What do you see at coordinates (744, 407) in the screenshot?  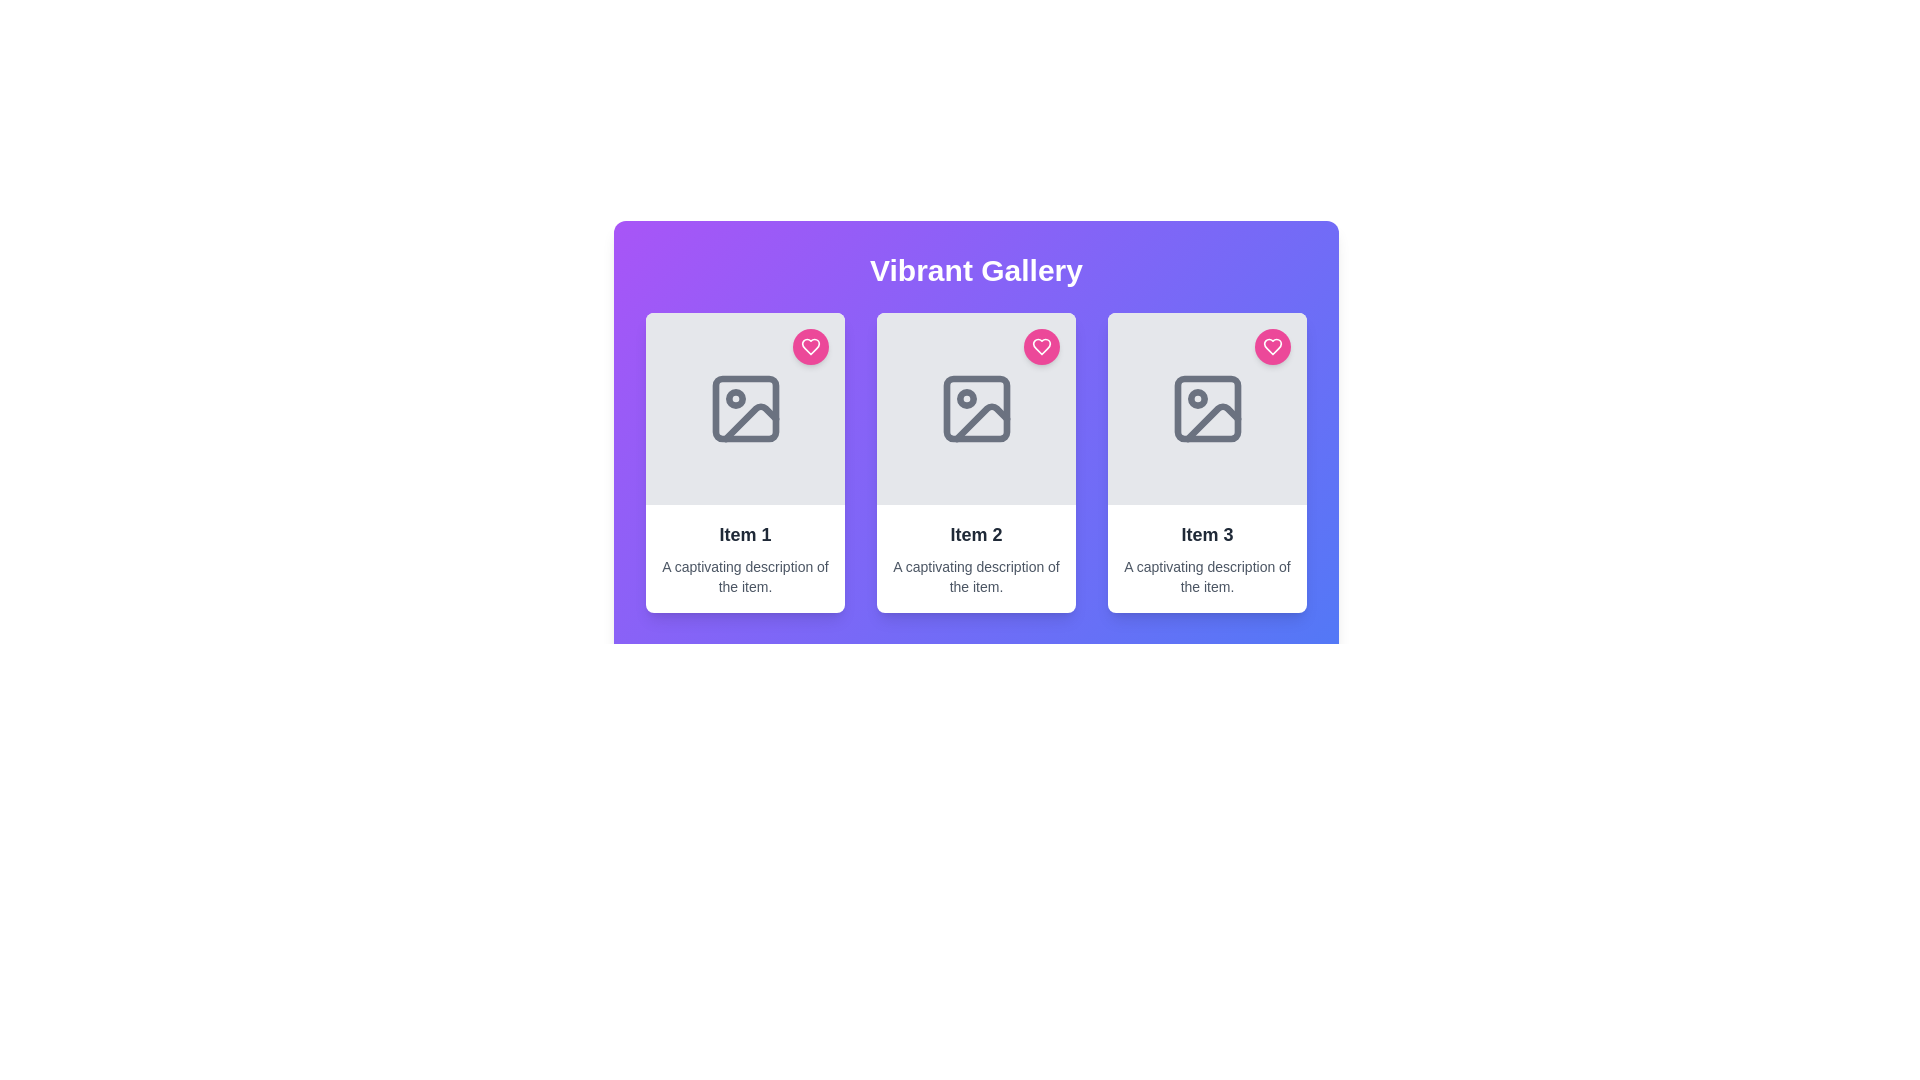 I see `the small rectangular shape with rounded corners that serves as the icon background in the top-left of the 'Item 1' card in the 'Vibrant Gallery' interface` at bounding box center [744, 407].